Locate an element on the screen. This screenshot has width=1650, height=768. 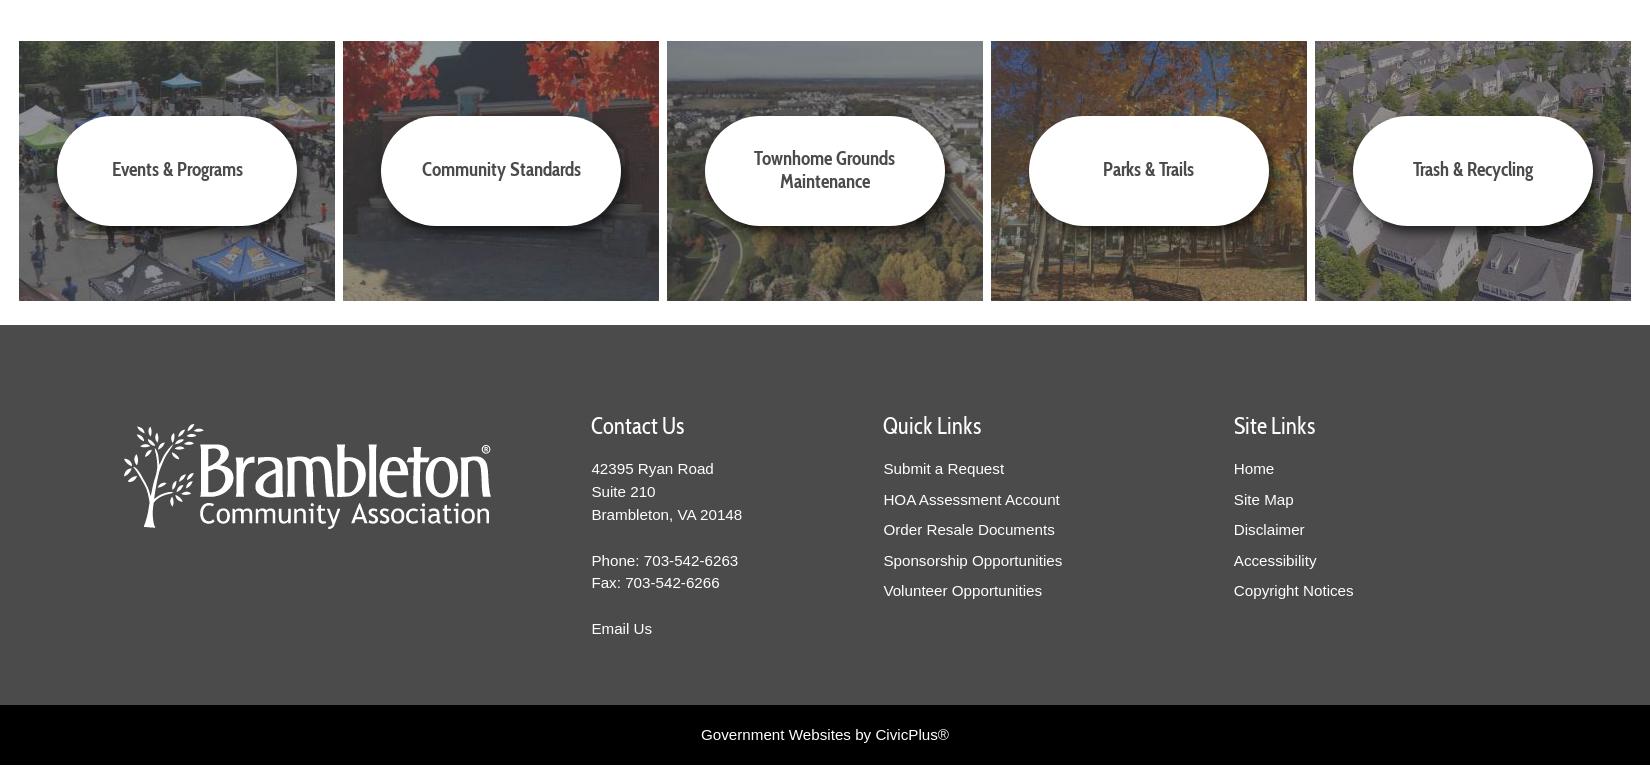
'Brambleton, VA 20148' is located at coordinates (590, 512).